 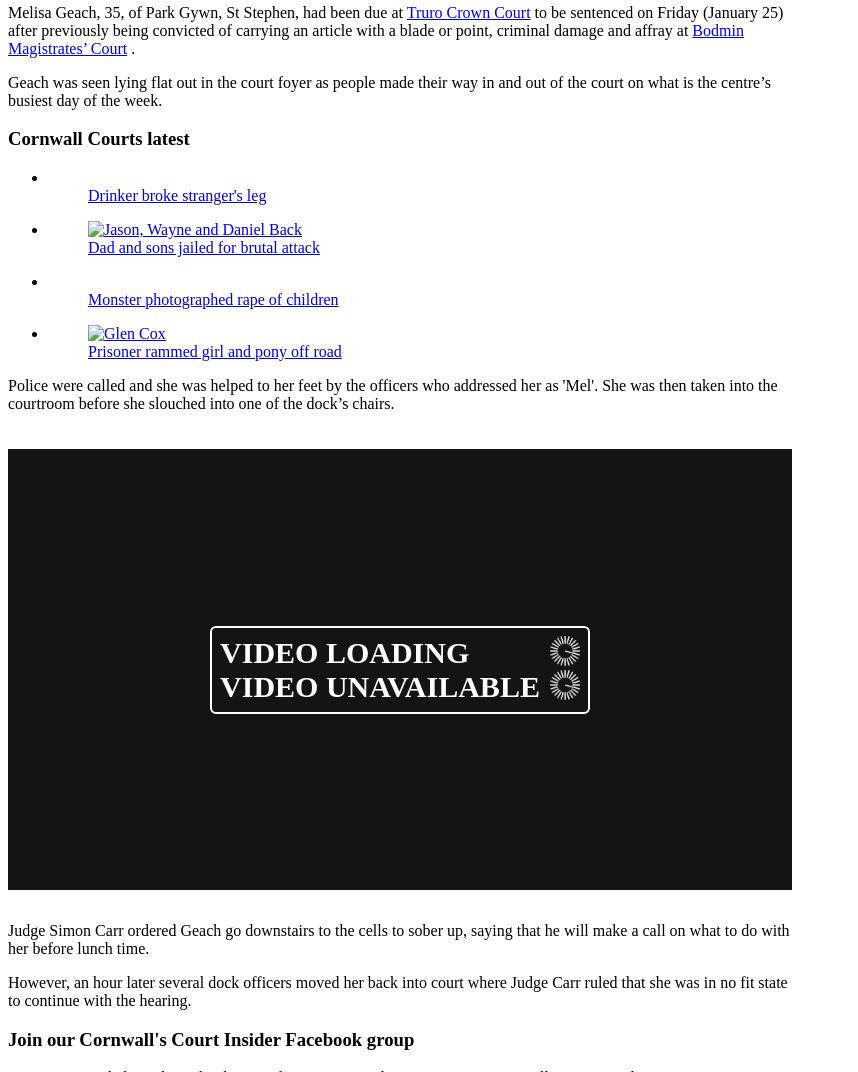 I want to click on 'Drinker broke stranger's leg', so click(x=177, y=194).